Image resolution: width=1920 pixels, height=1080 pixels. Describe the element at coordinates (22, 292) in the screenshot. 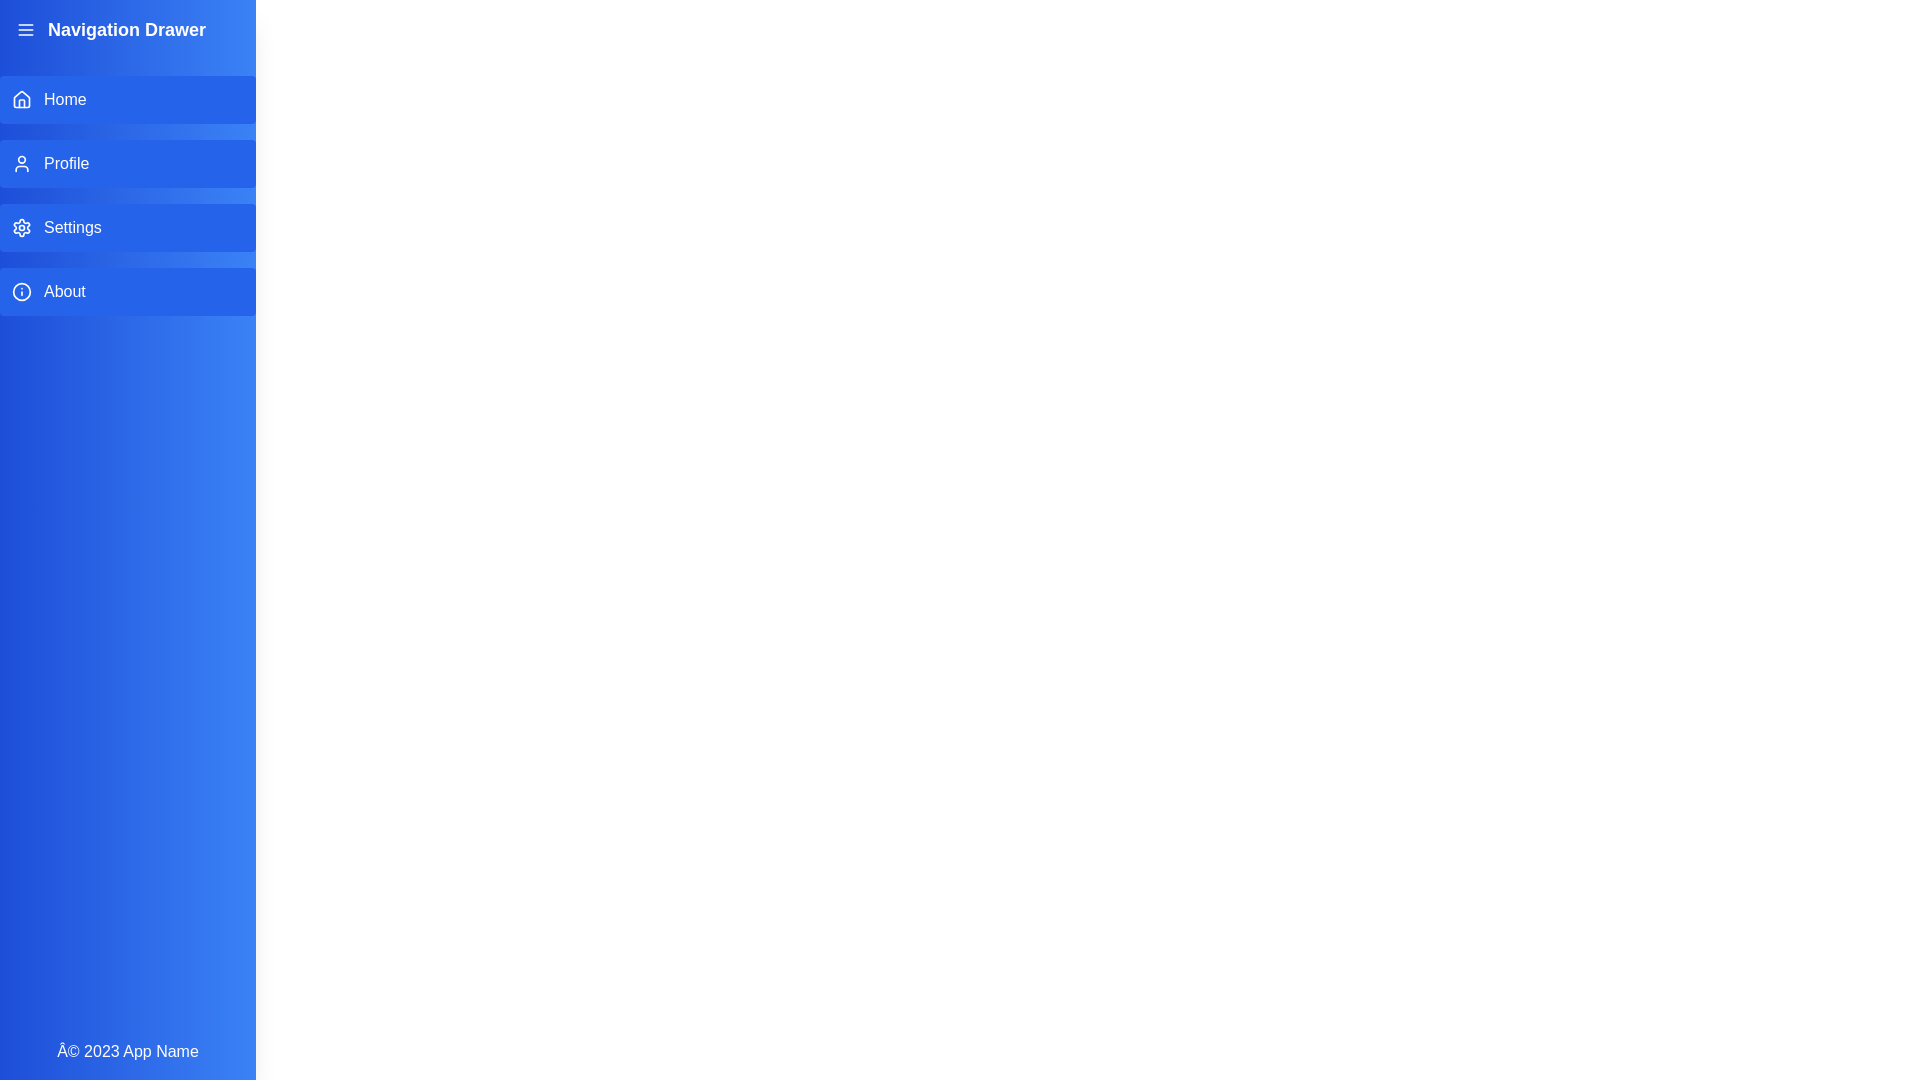

I see `the circular information icon with a blue background located in the 'About' menu item of the left vertical navigation drawer` at that location.